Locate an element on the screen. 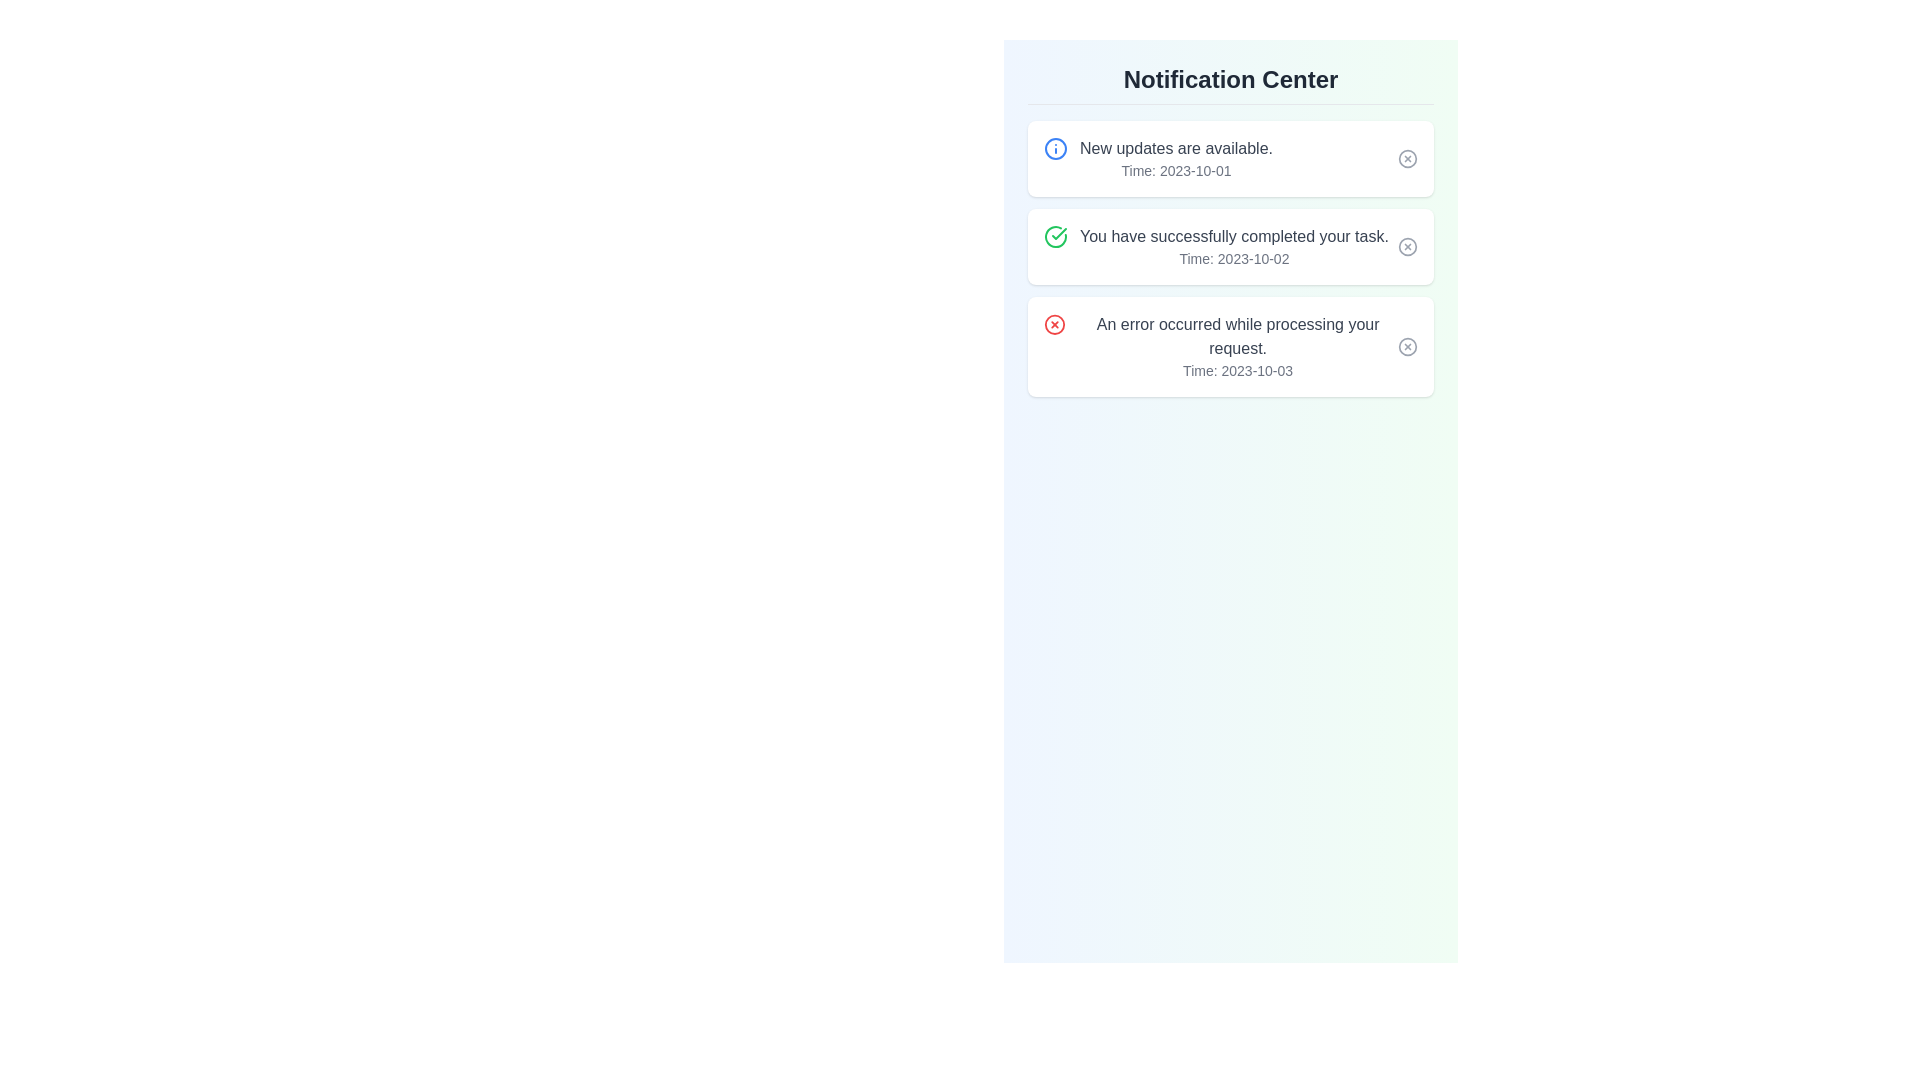 This screenshot has width=1920, height=1080. notification message text displayed within the first notification card in the 'Notification Center', which includes its timestamp is located at coordinates (1176, 157).